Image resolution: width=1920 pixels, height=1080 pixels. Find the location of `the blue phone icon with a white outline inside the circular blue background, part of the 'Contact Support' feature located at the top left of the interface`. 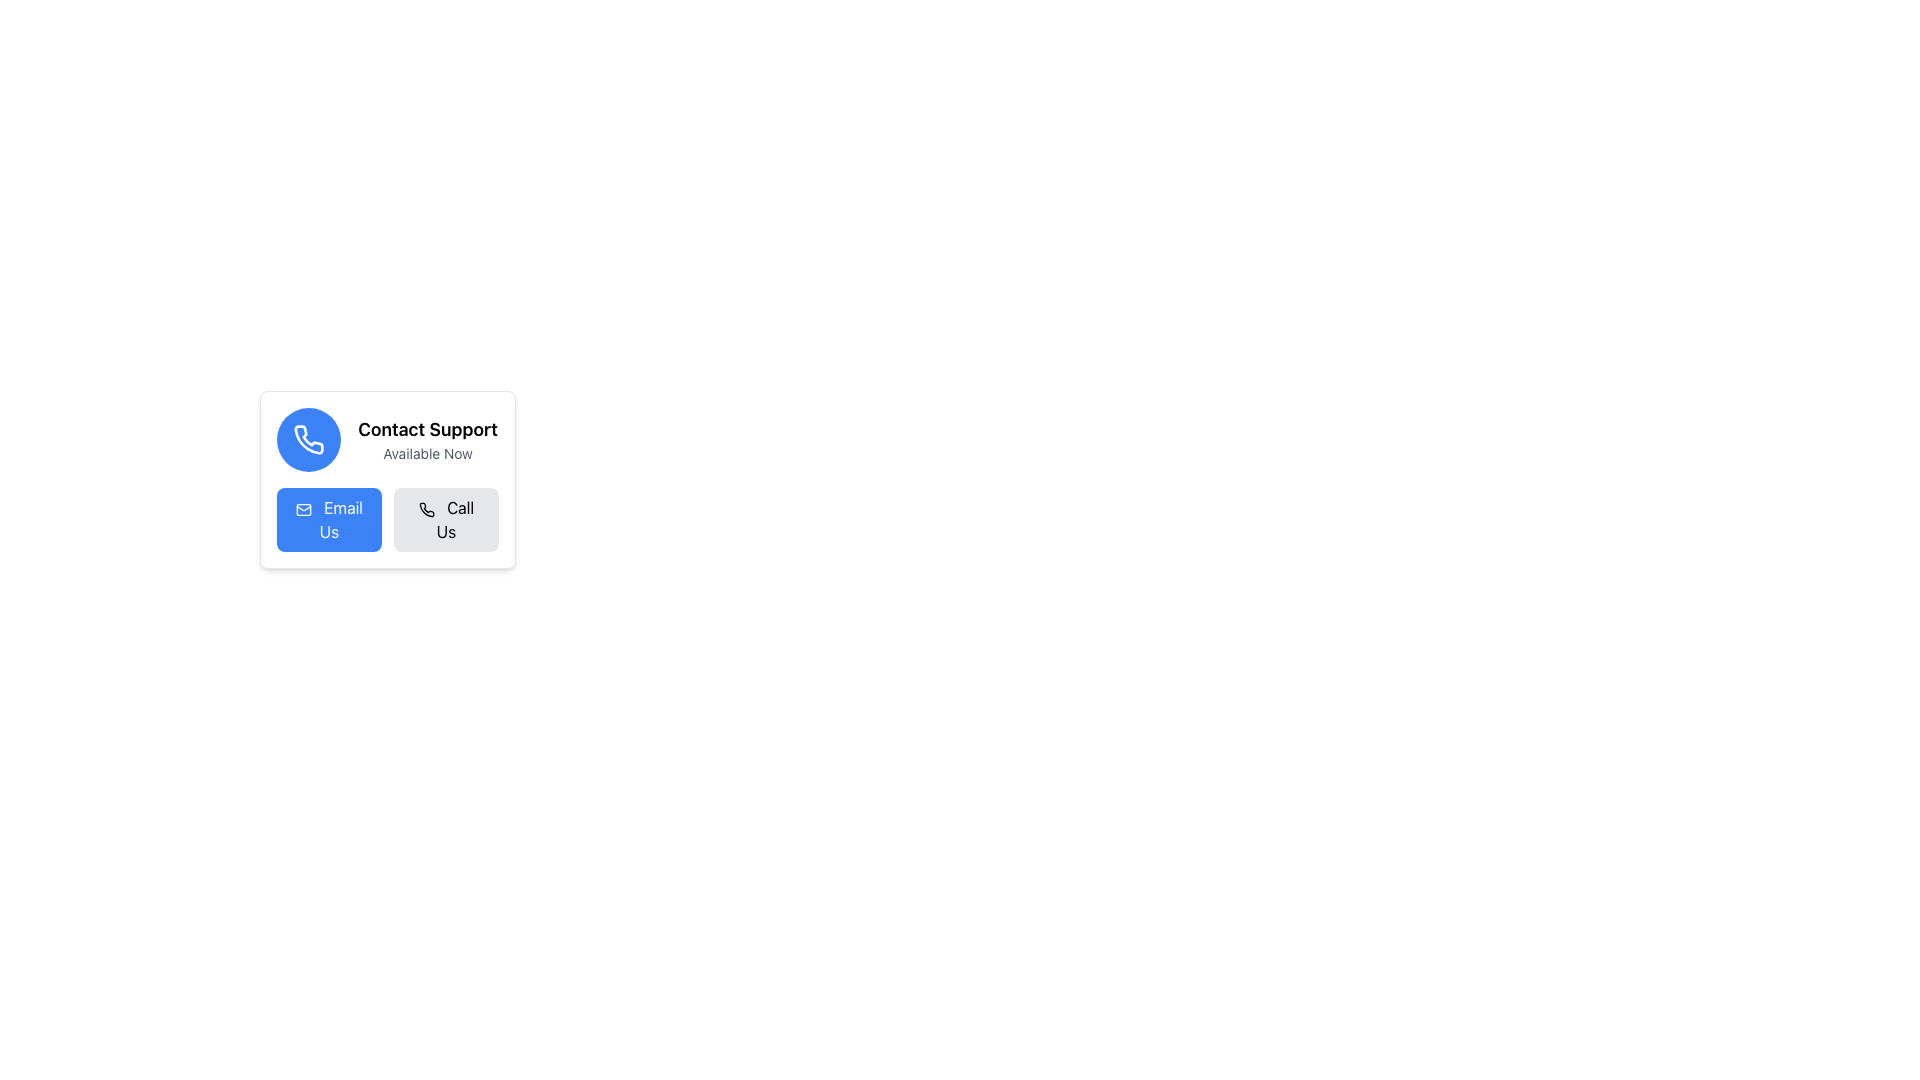

the blue phone icon with a white outline inside the circular blue background, part of the 'Contact Support' feature located at the top left of the interface is located at coordinates (308, 438).